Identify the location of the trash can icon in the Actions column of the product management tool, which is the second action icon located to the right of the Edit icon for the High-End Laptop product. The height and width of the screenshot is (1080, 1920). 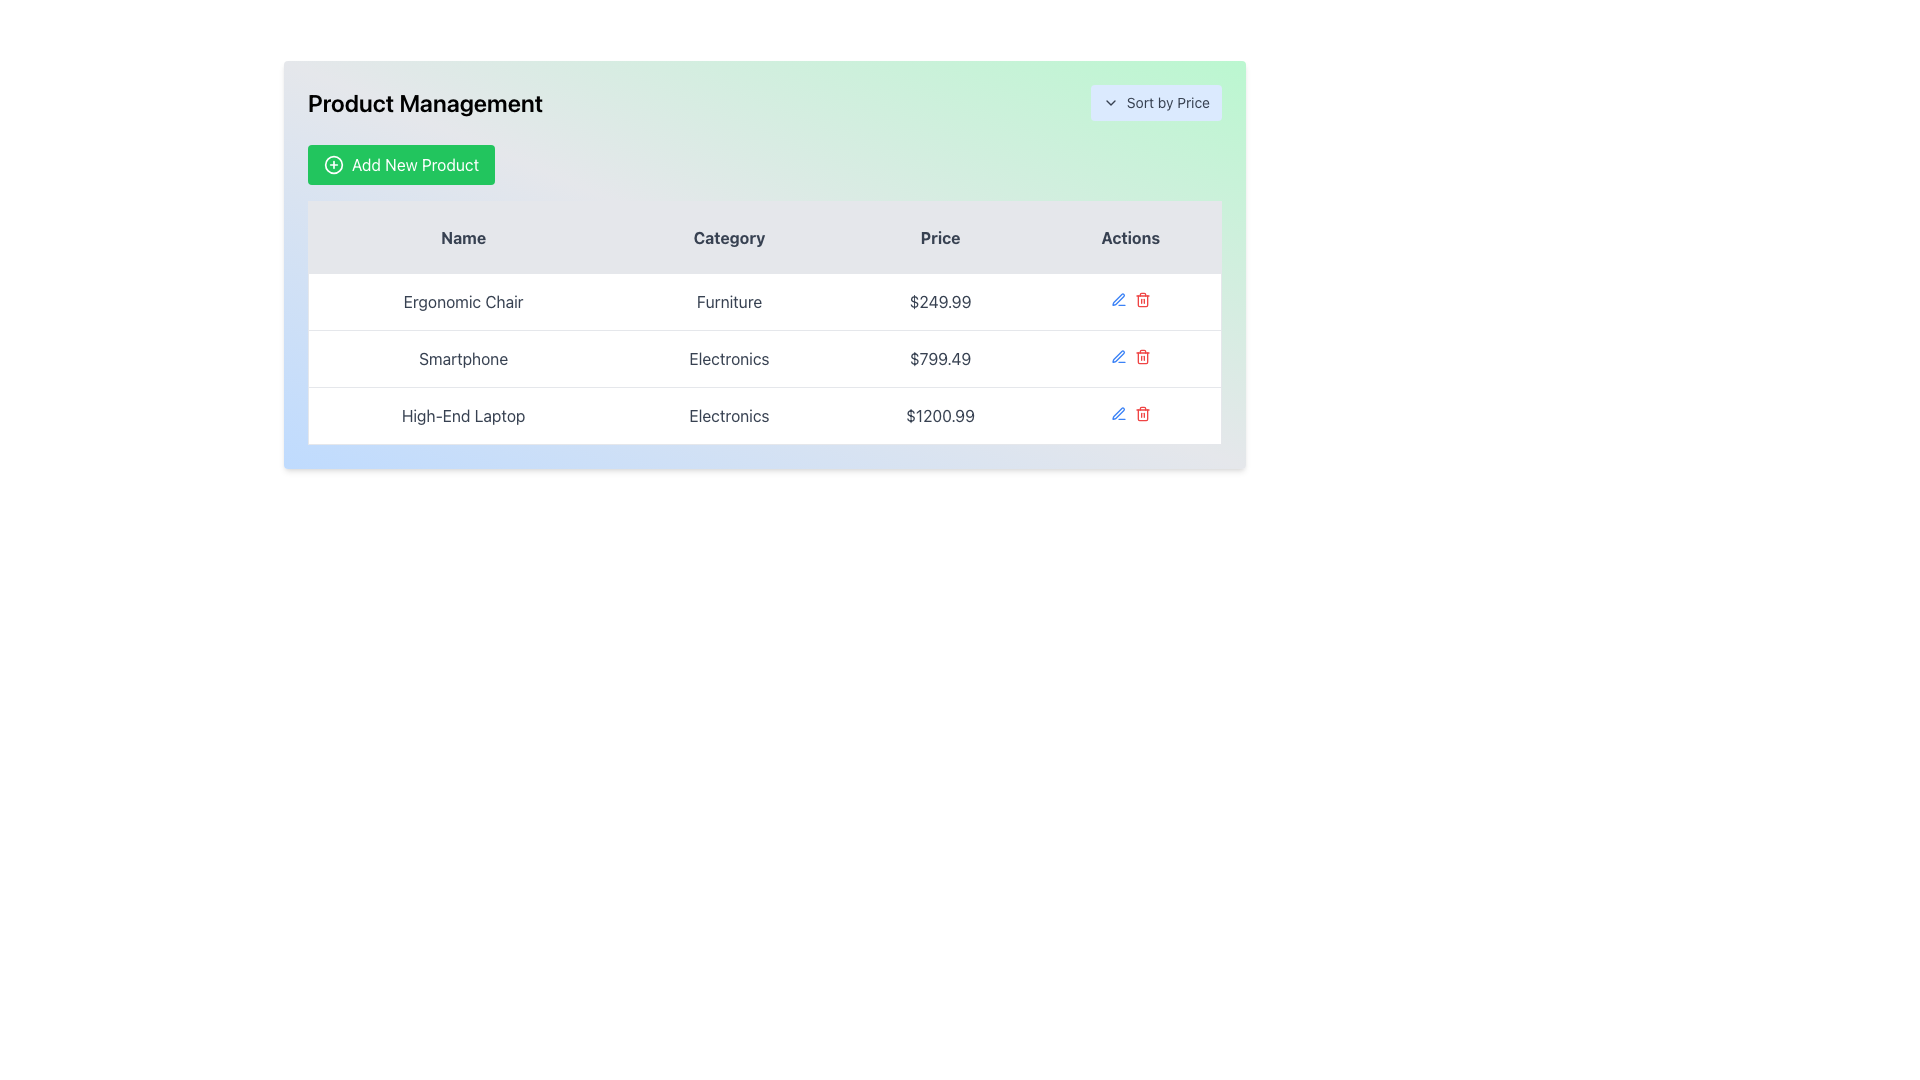
(1142, 414).